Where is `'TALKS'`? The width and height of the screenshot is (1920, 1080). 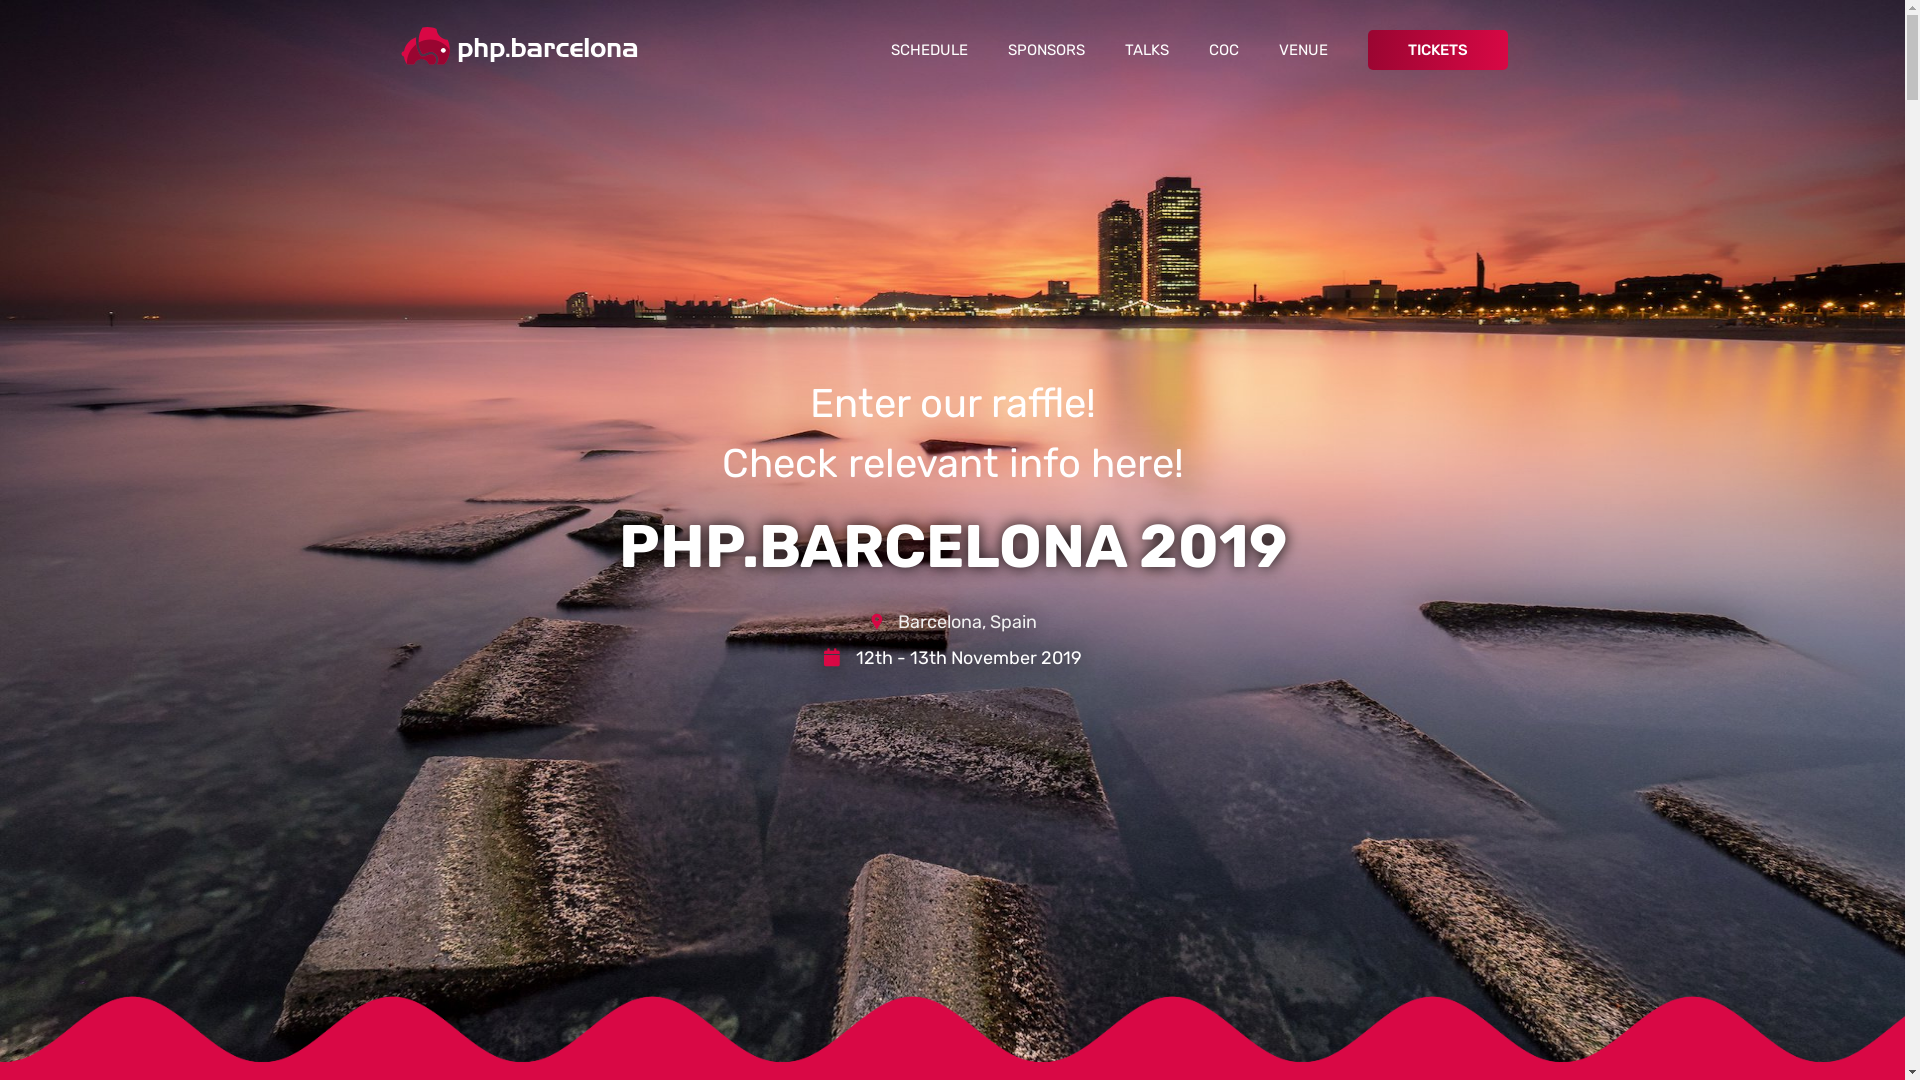 'TALKS' is located at coordinates (1103, 49).